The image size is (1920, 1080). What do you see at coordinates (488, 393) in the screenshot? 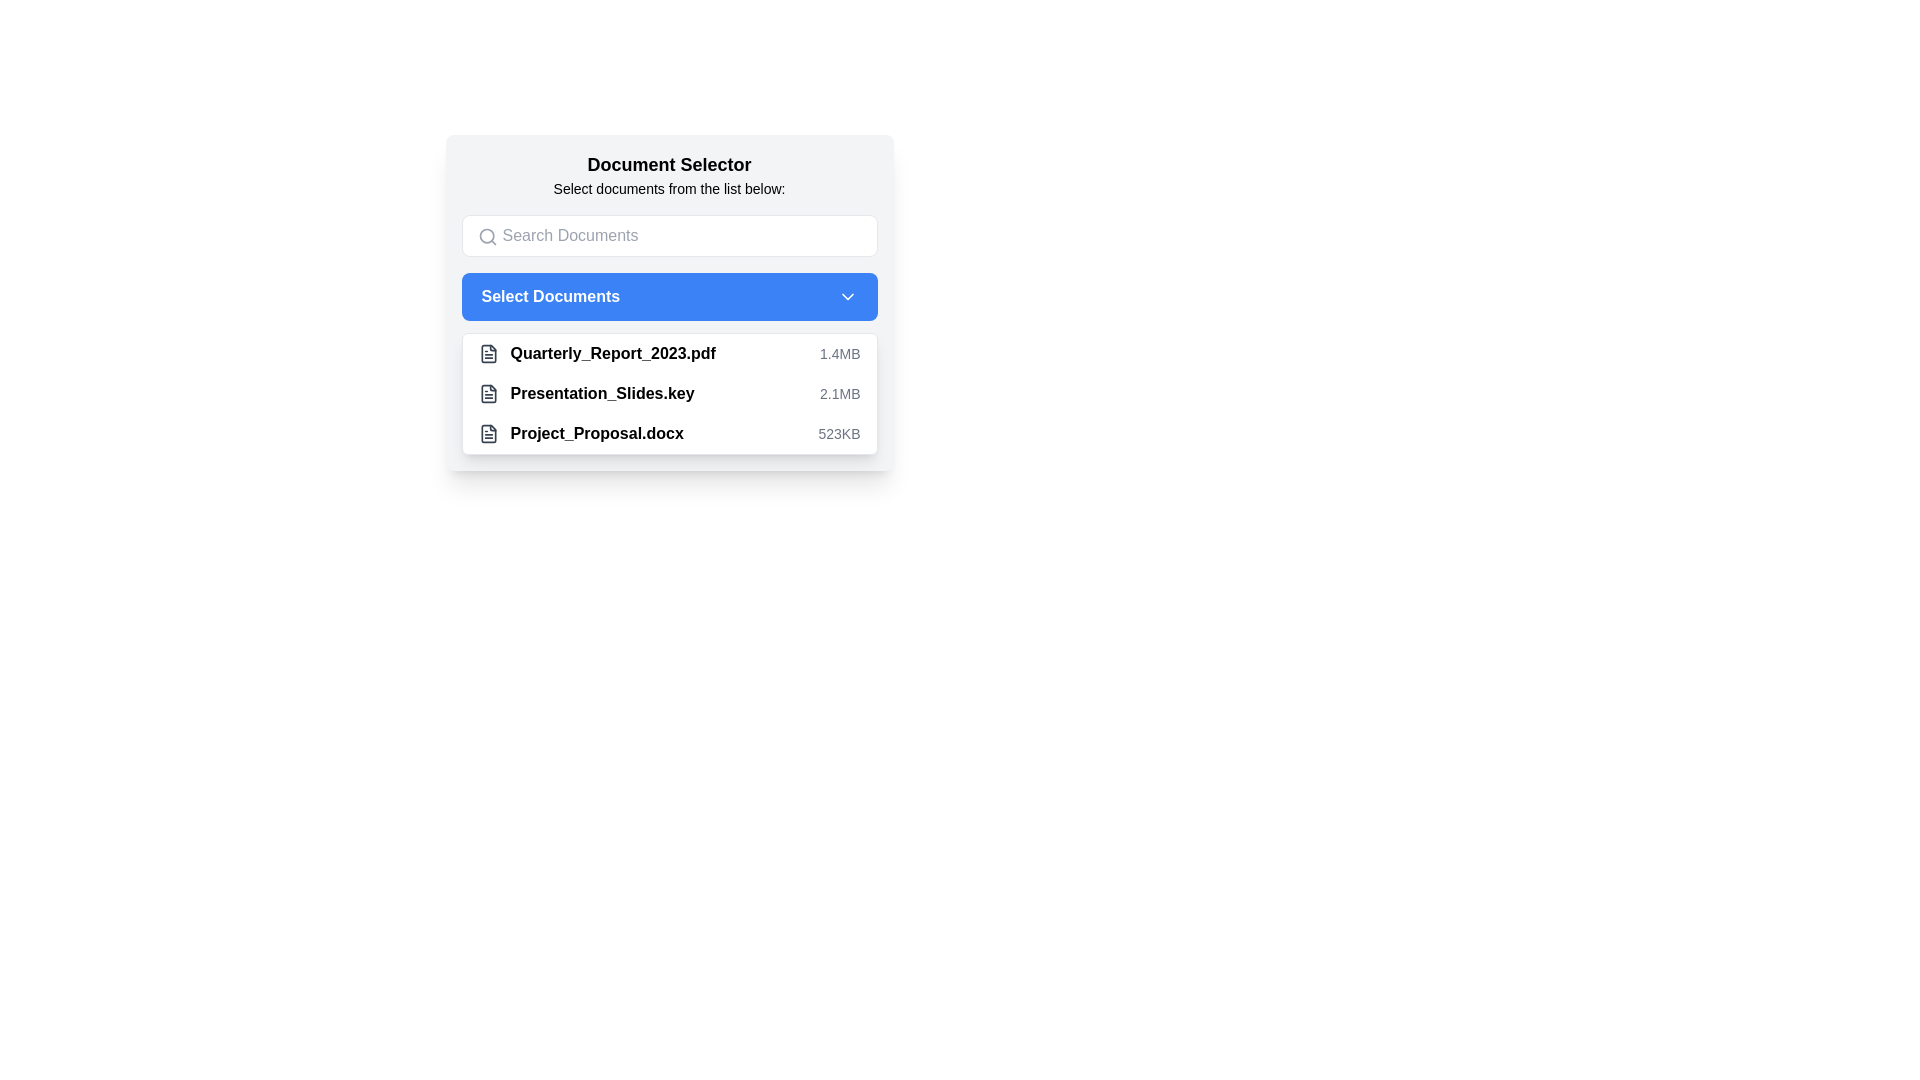
I see `the document icon located in the toolbar to the left of the title text for 'Quarterly_Report_2023.pdf'` at bounding box center [488, 393].